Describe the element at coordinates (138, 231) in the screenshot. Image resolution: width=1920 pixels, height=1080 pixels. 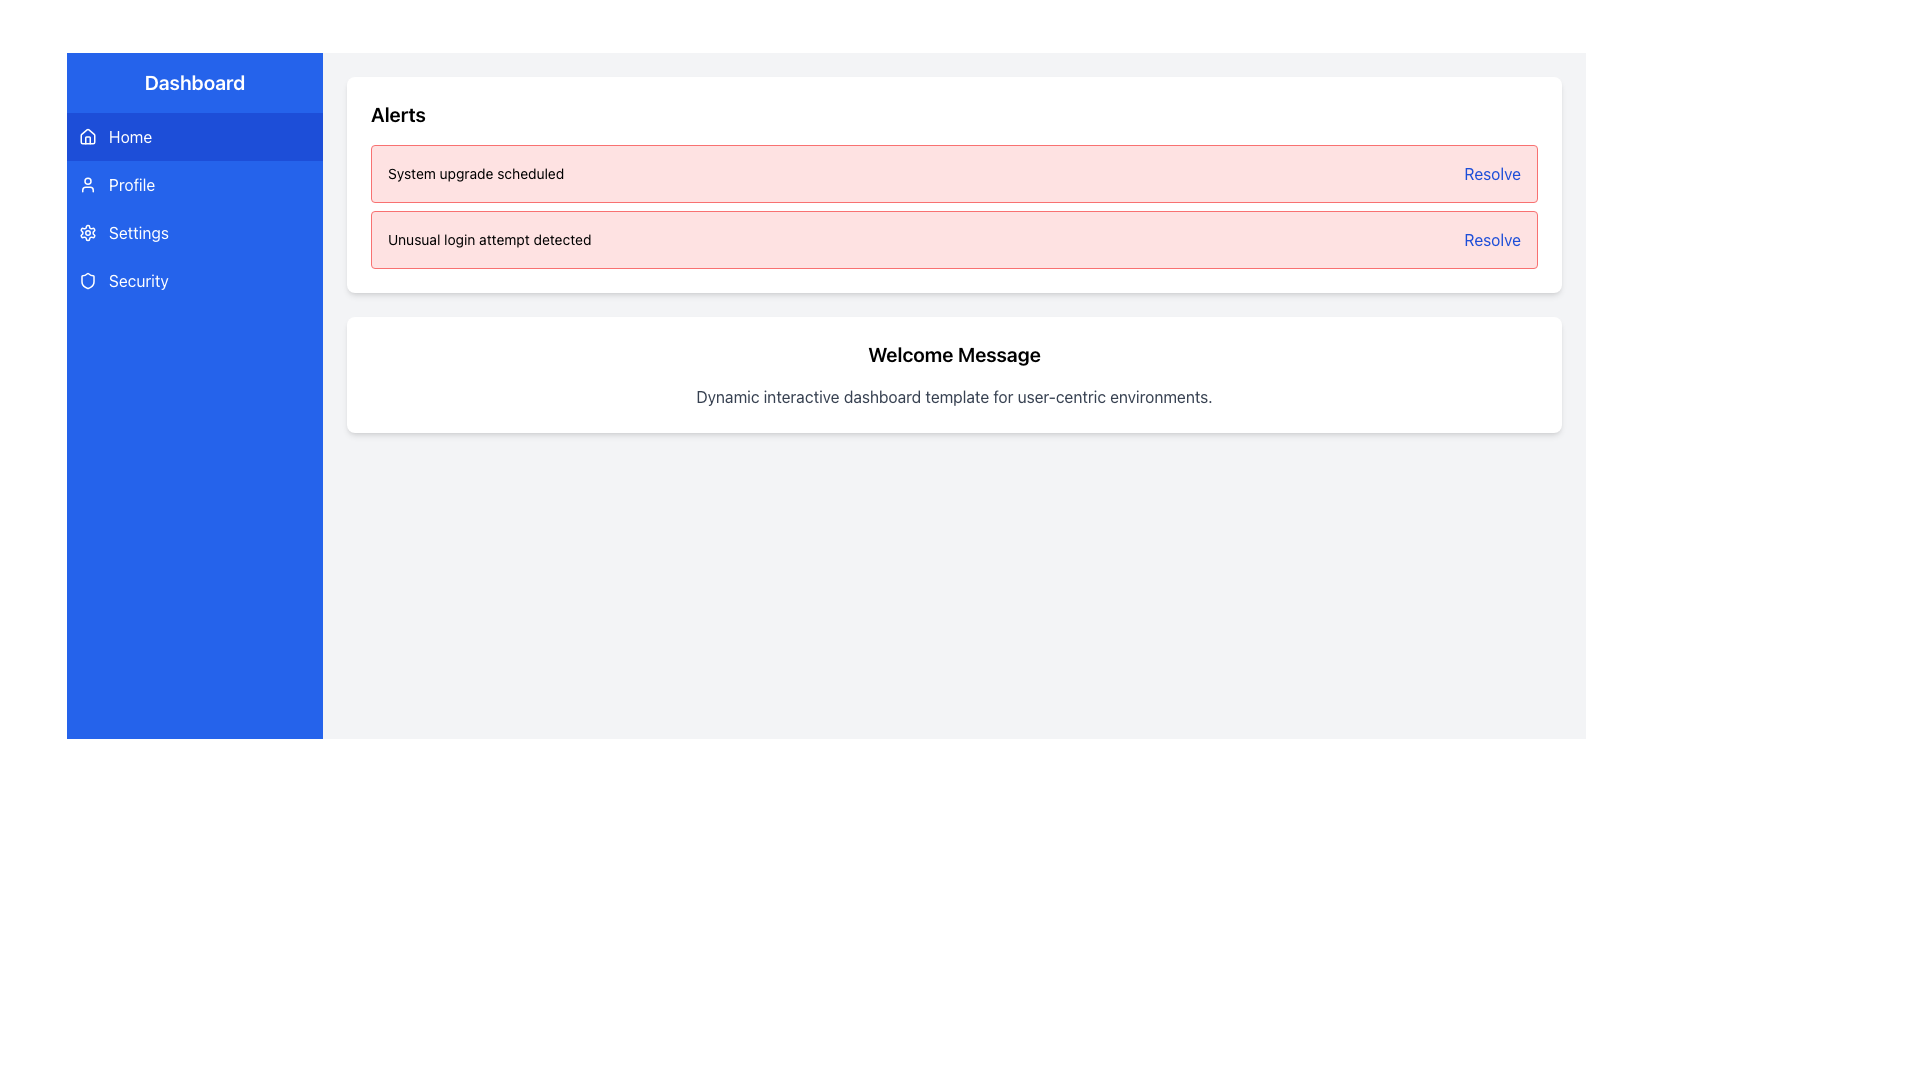
I see `the 'Settings' text label located next to the gear icon in the sidebar menu` at that location.